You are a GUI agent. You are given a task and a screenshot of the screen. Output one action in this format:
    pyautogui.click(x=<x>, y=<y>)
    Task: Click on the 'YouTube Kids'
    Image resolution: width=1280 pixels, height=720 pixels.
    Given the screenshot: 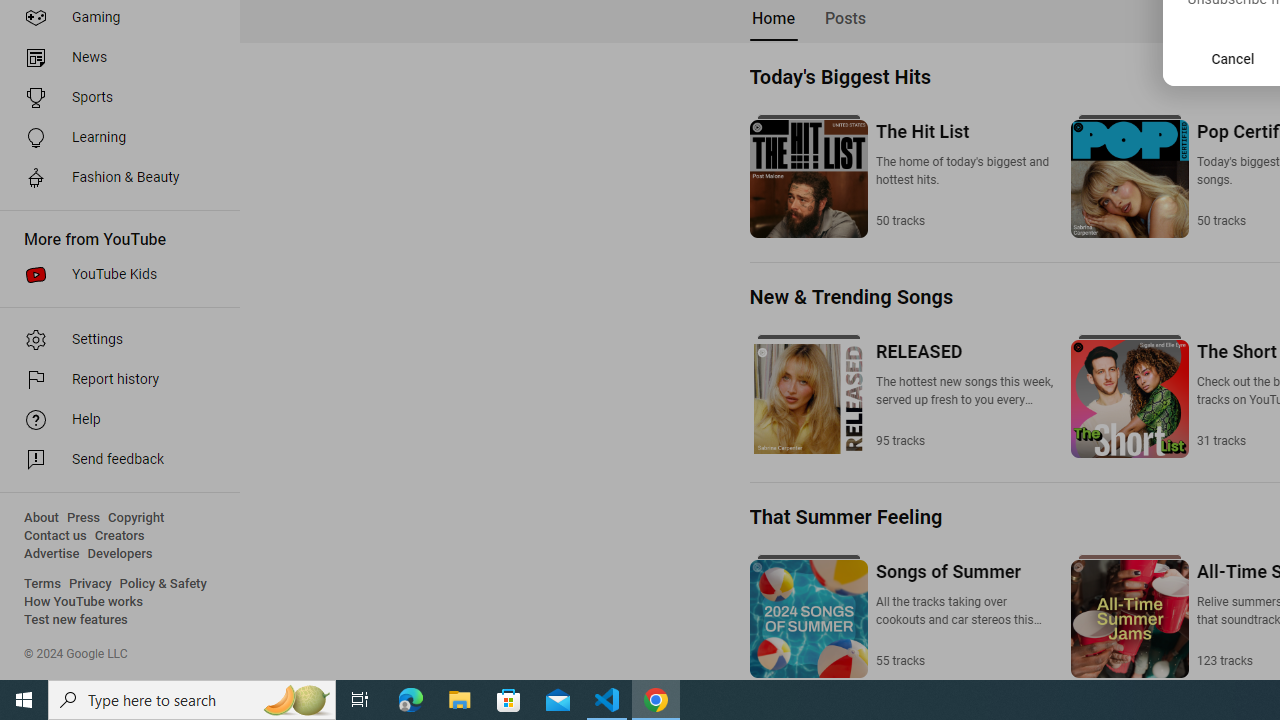 What is the action you would take?
    pyautogui.click(x=112, y=275)
    